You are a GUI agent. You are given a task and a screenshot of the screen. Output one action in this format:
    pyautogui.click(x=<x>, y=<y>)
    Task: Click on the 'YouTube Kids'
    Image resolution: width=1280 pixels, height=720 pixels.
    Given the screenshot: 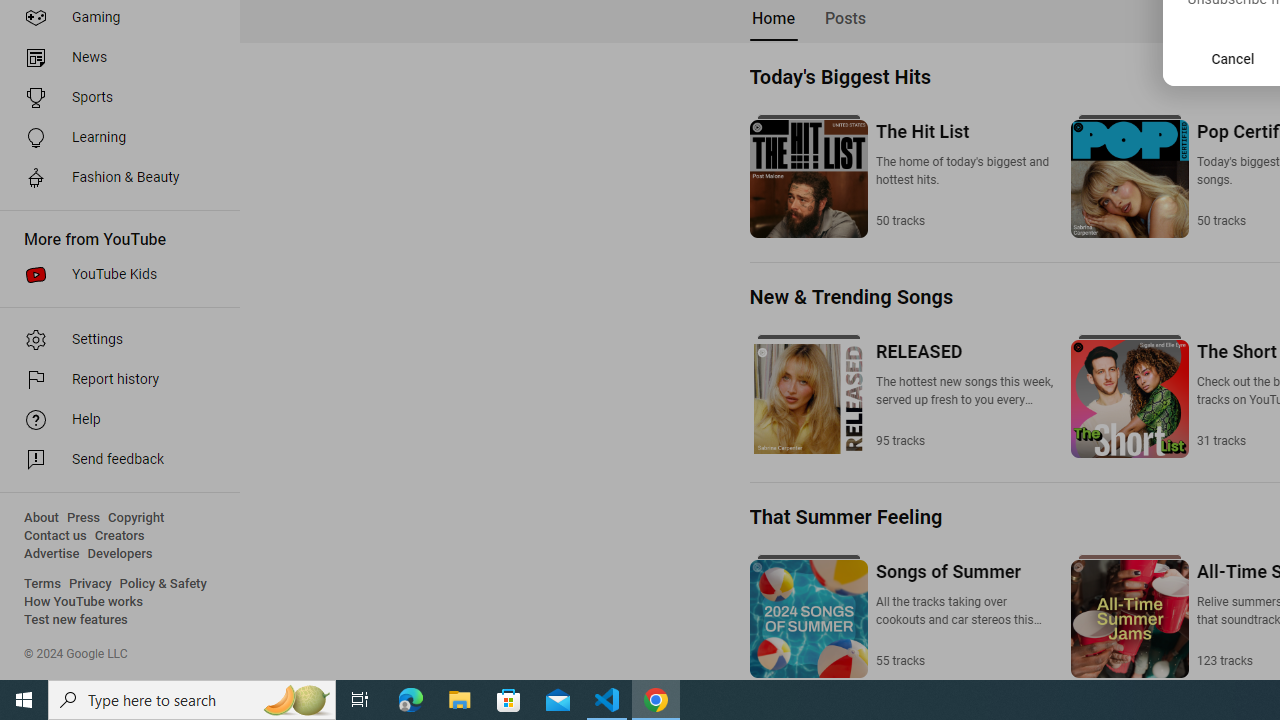 What is the action you would take?
    pyautogui.click(x=112, y=275)
    